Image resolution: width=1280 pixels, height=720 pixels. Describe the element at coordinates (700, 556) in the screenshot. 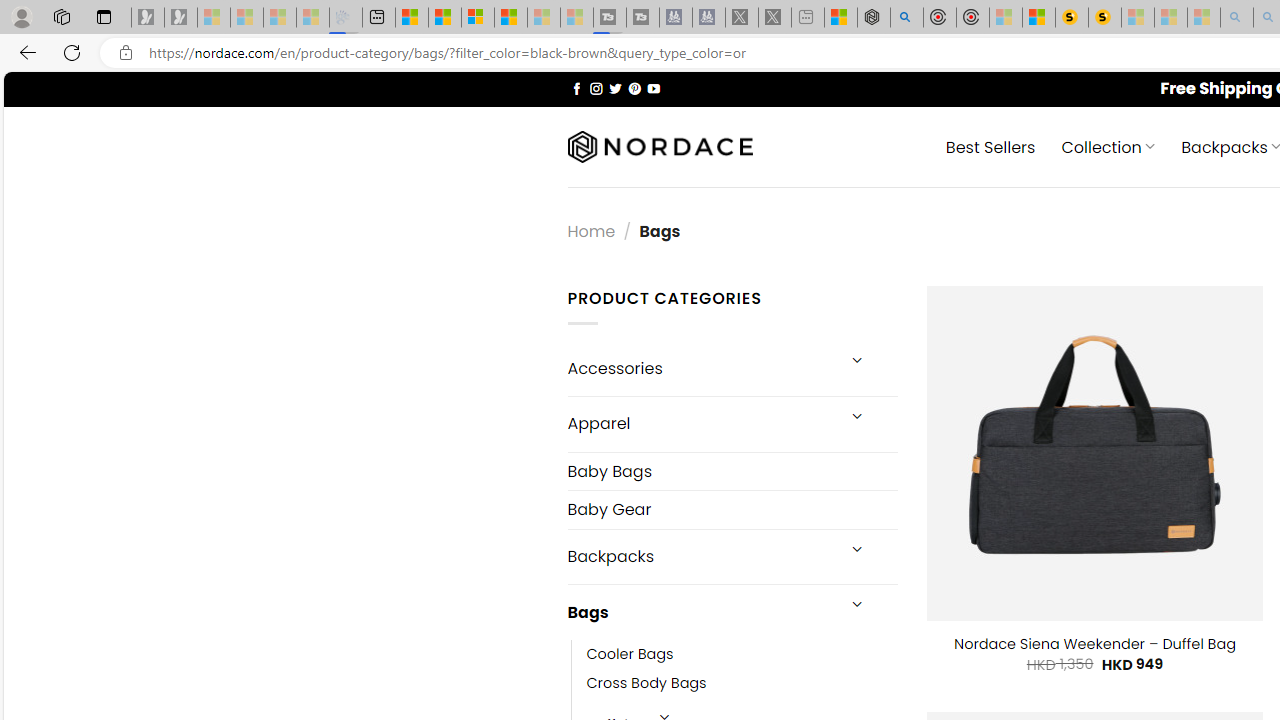

I see `'Backpacks'` at that location.